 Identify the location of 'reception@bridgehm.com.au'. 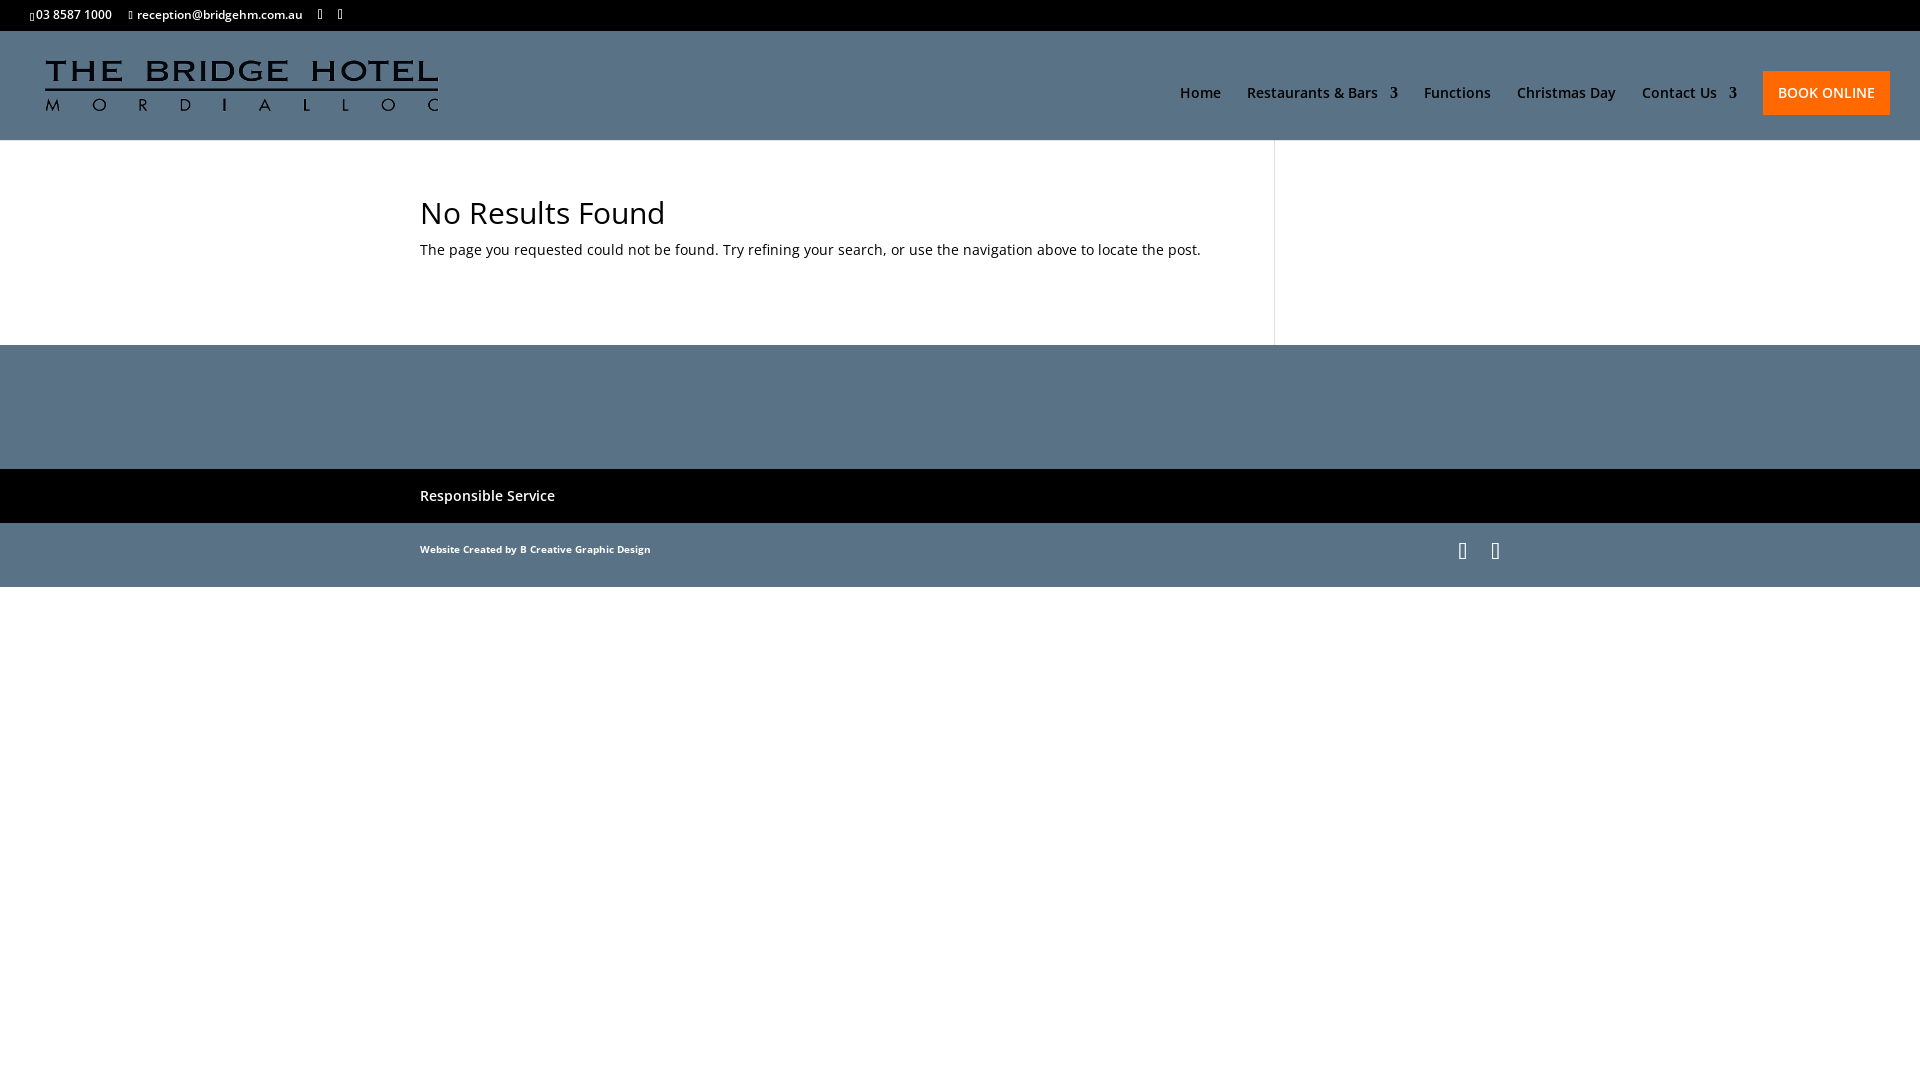
(215, 14).